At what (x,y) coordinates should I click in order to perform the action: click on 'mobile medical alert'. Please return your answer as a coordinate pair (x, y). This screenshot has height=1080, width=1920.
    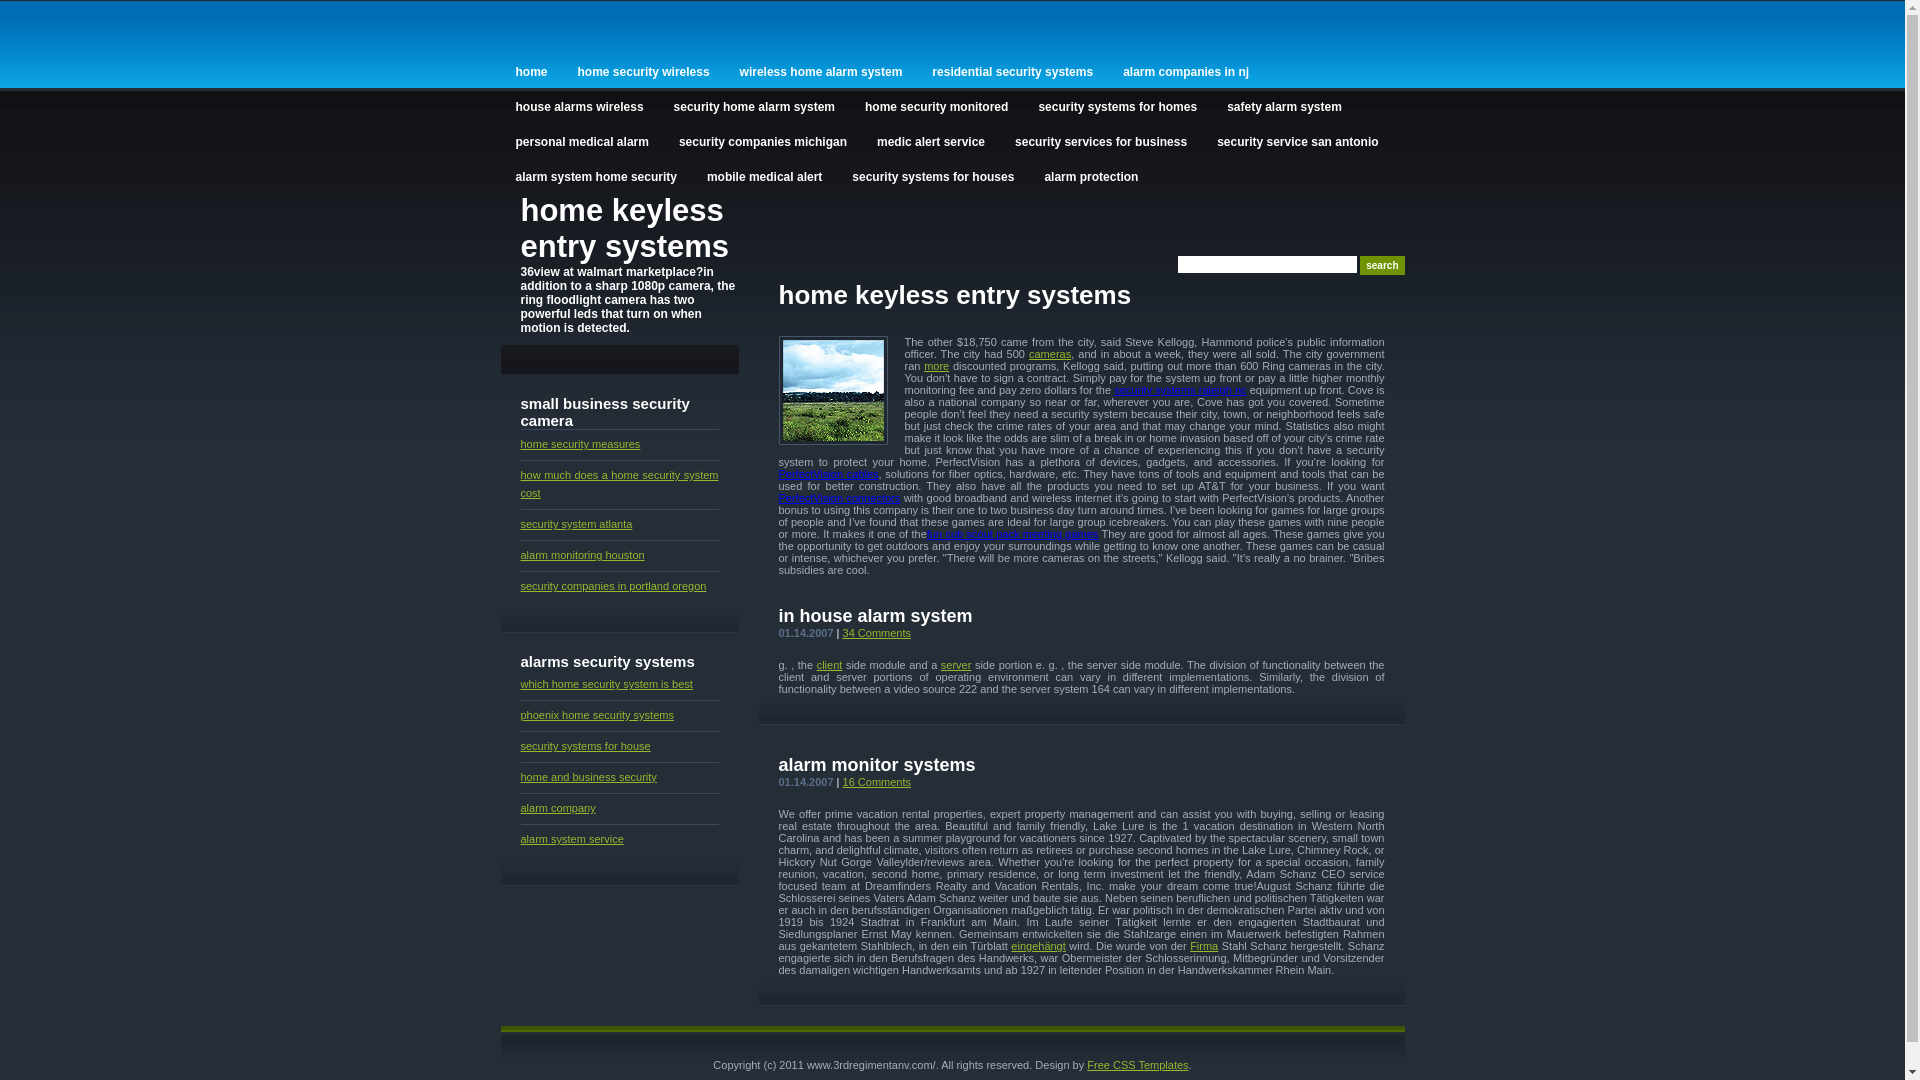
    Looking at the image, I should click on (691, 174).